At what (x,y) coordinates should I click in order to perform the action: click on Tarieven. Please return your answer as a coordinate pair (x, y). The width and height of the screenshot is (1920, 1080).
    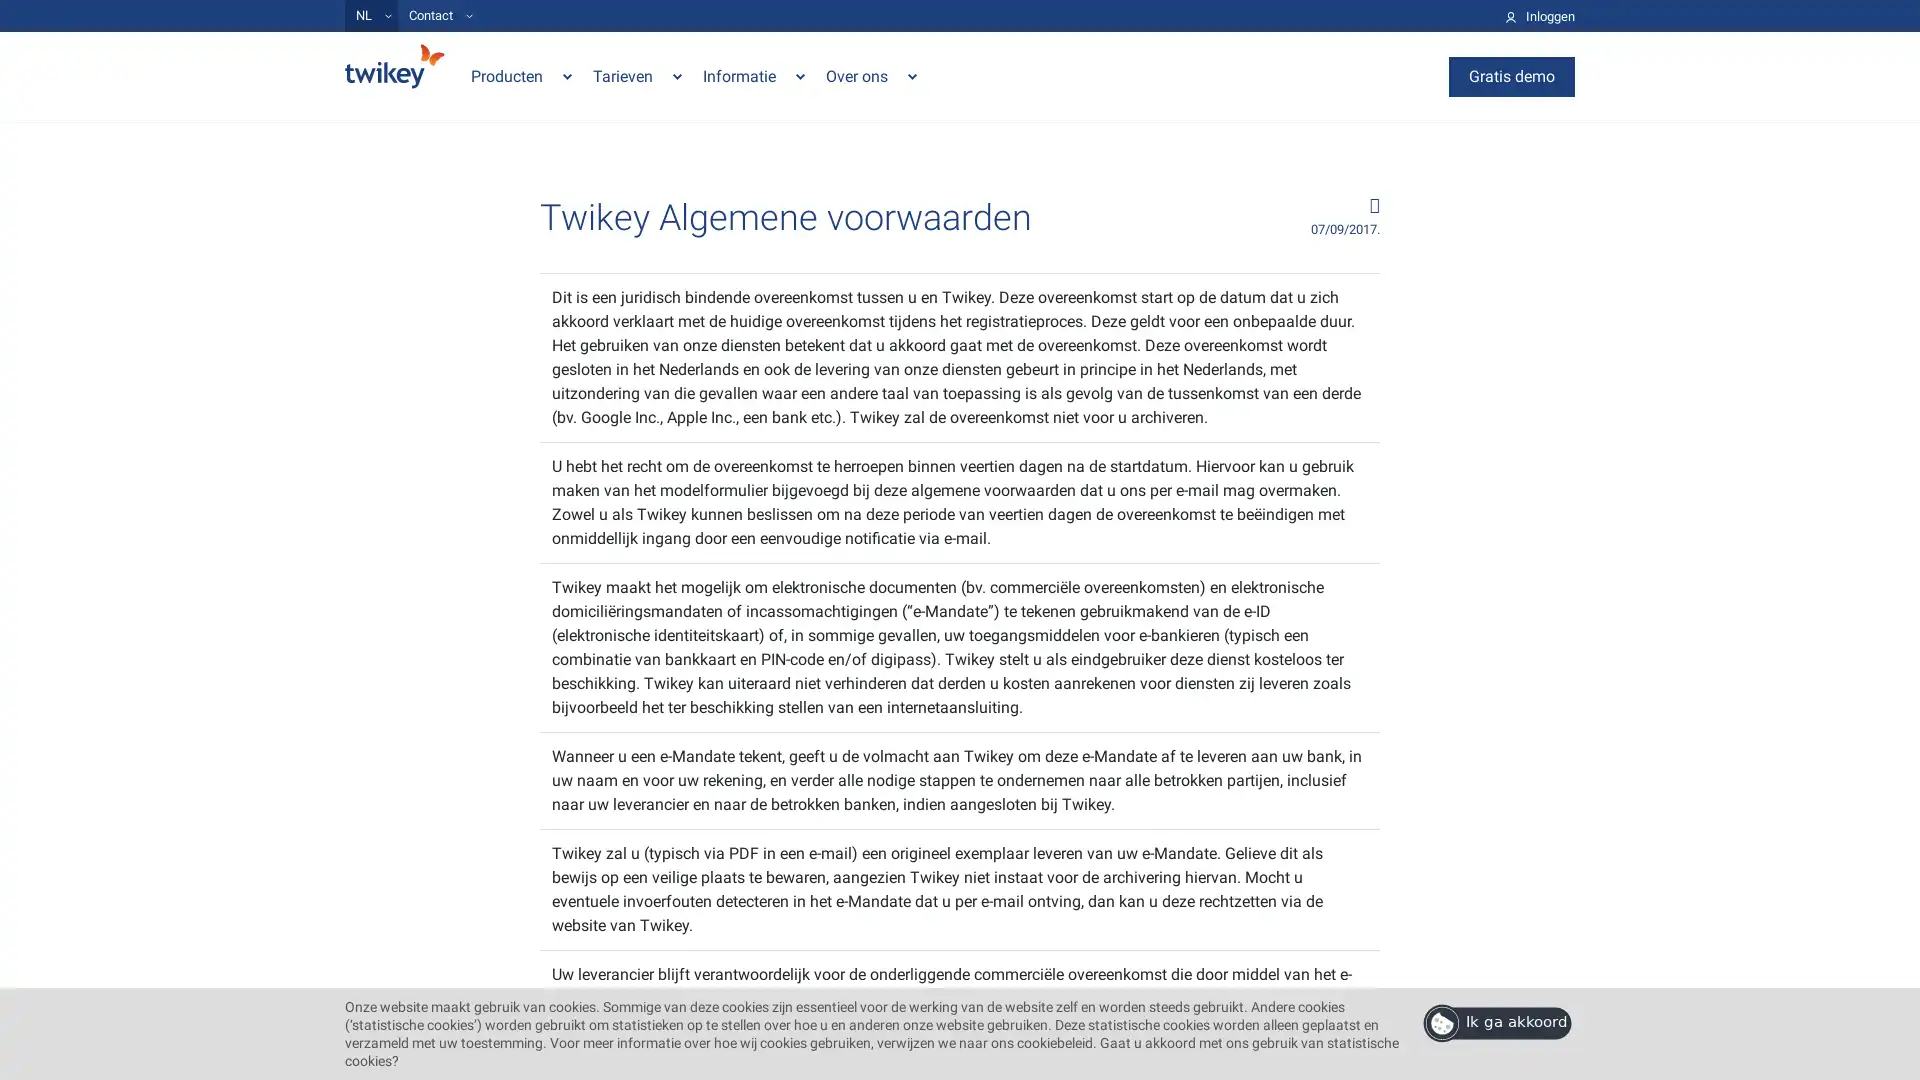
    Looking at the image, I should click on (637, 75).